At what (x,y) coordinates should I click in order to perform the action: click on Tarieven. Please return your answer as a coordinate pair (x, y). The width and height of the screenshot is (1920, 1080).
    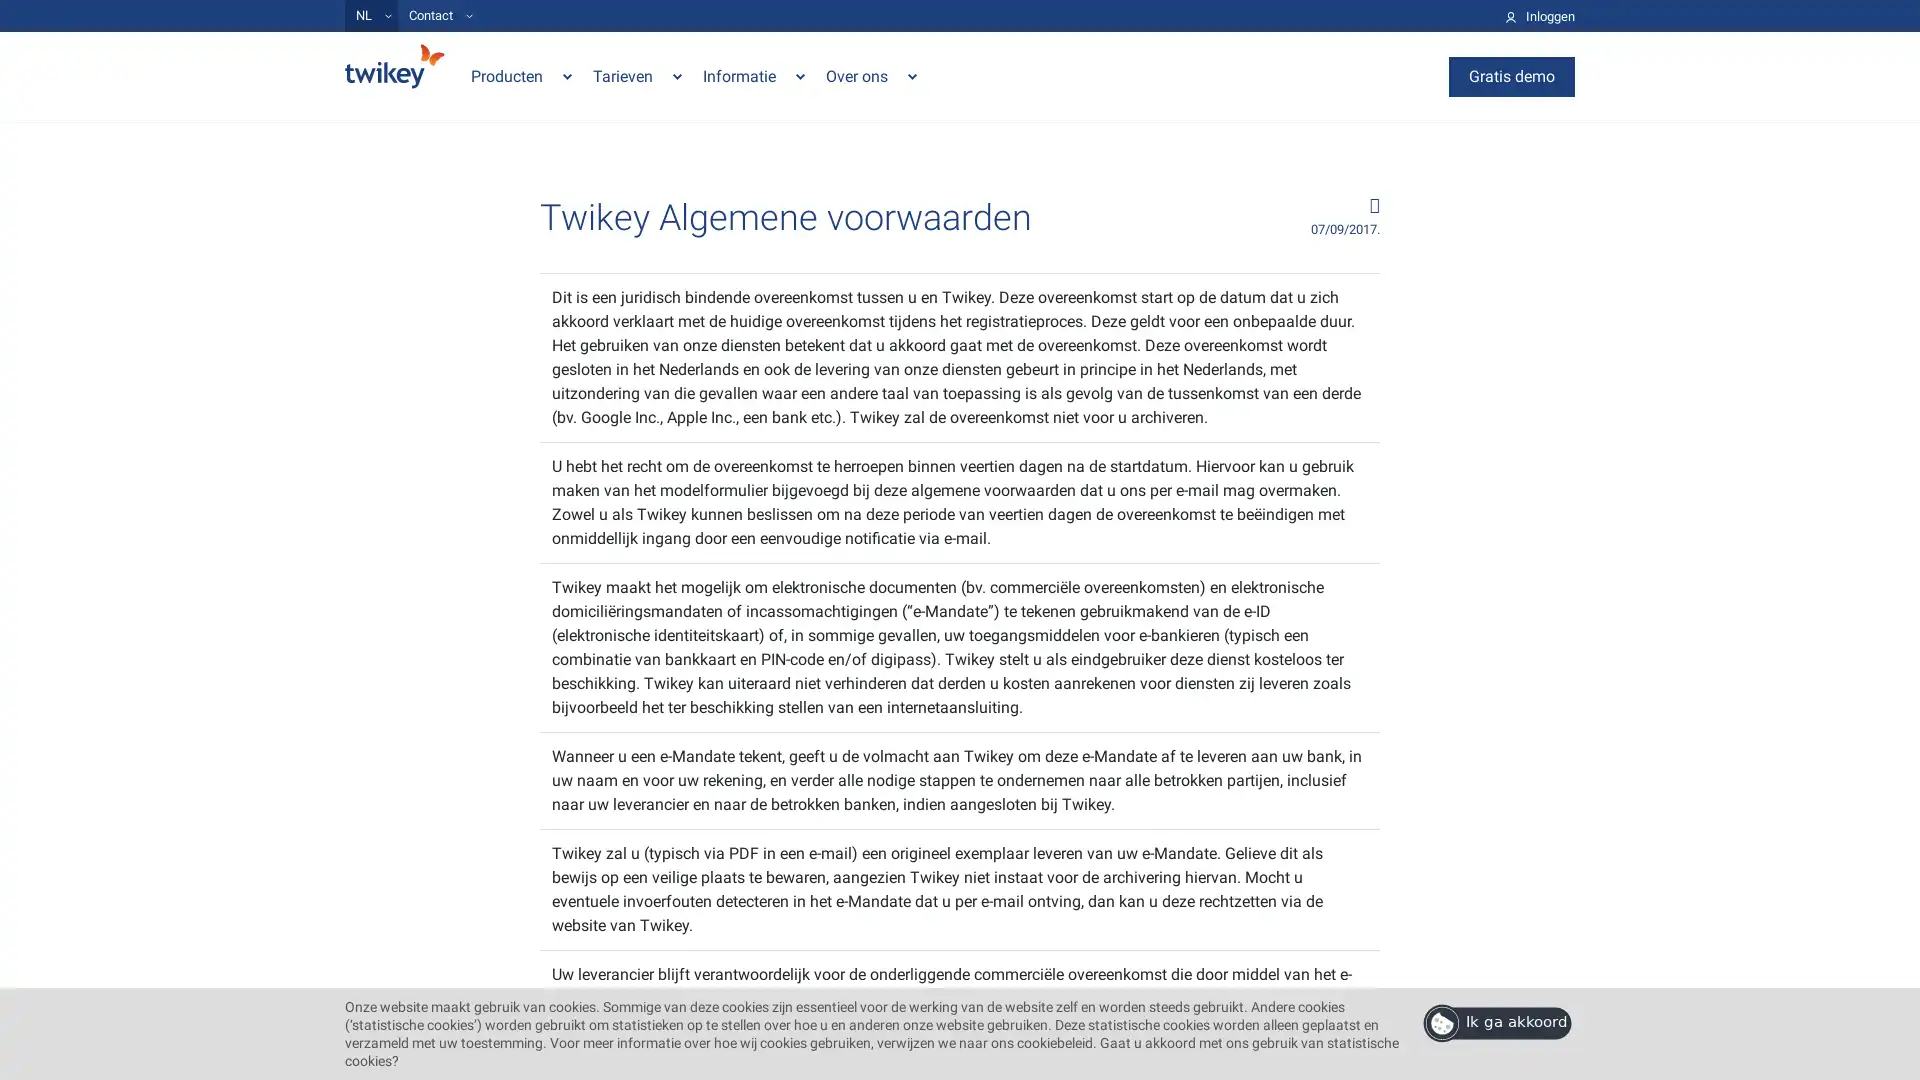
    Looking at the image, I should click on (637, 75).